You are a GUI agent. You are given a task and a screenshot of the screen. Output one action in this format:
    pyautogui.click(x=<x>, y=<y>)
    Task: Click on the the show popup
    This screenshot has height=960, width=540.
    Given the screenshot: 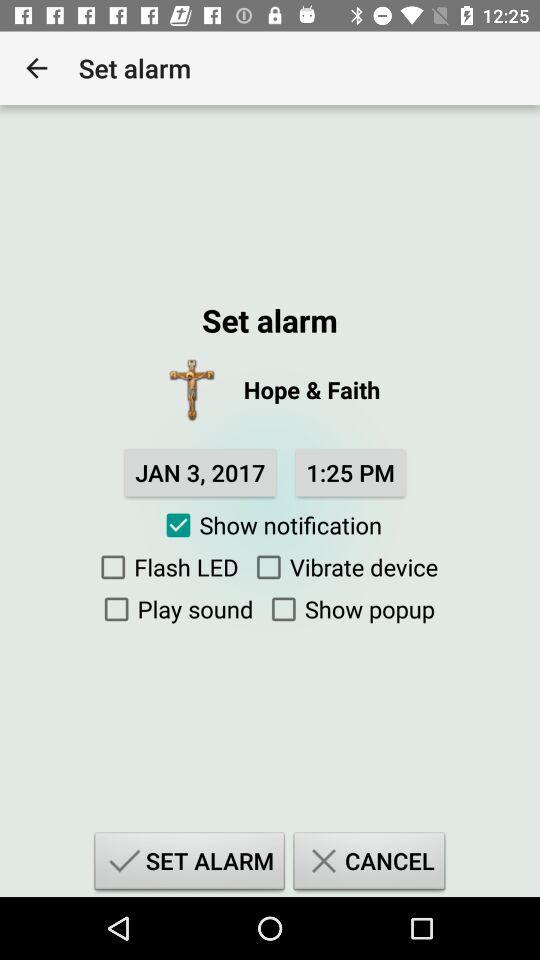 What is the action you would take?
    pyautogui.click(x=347, y=608)
    